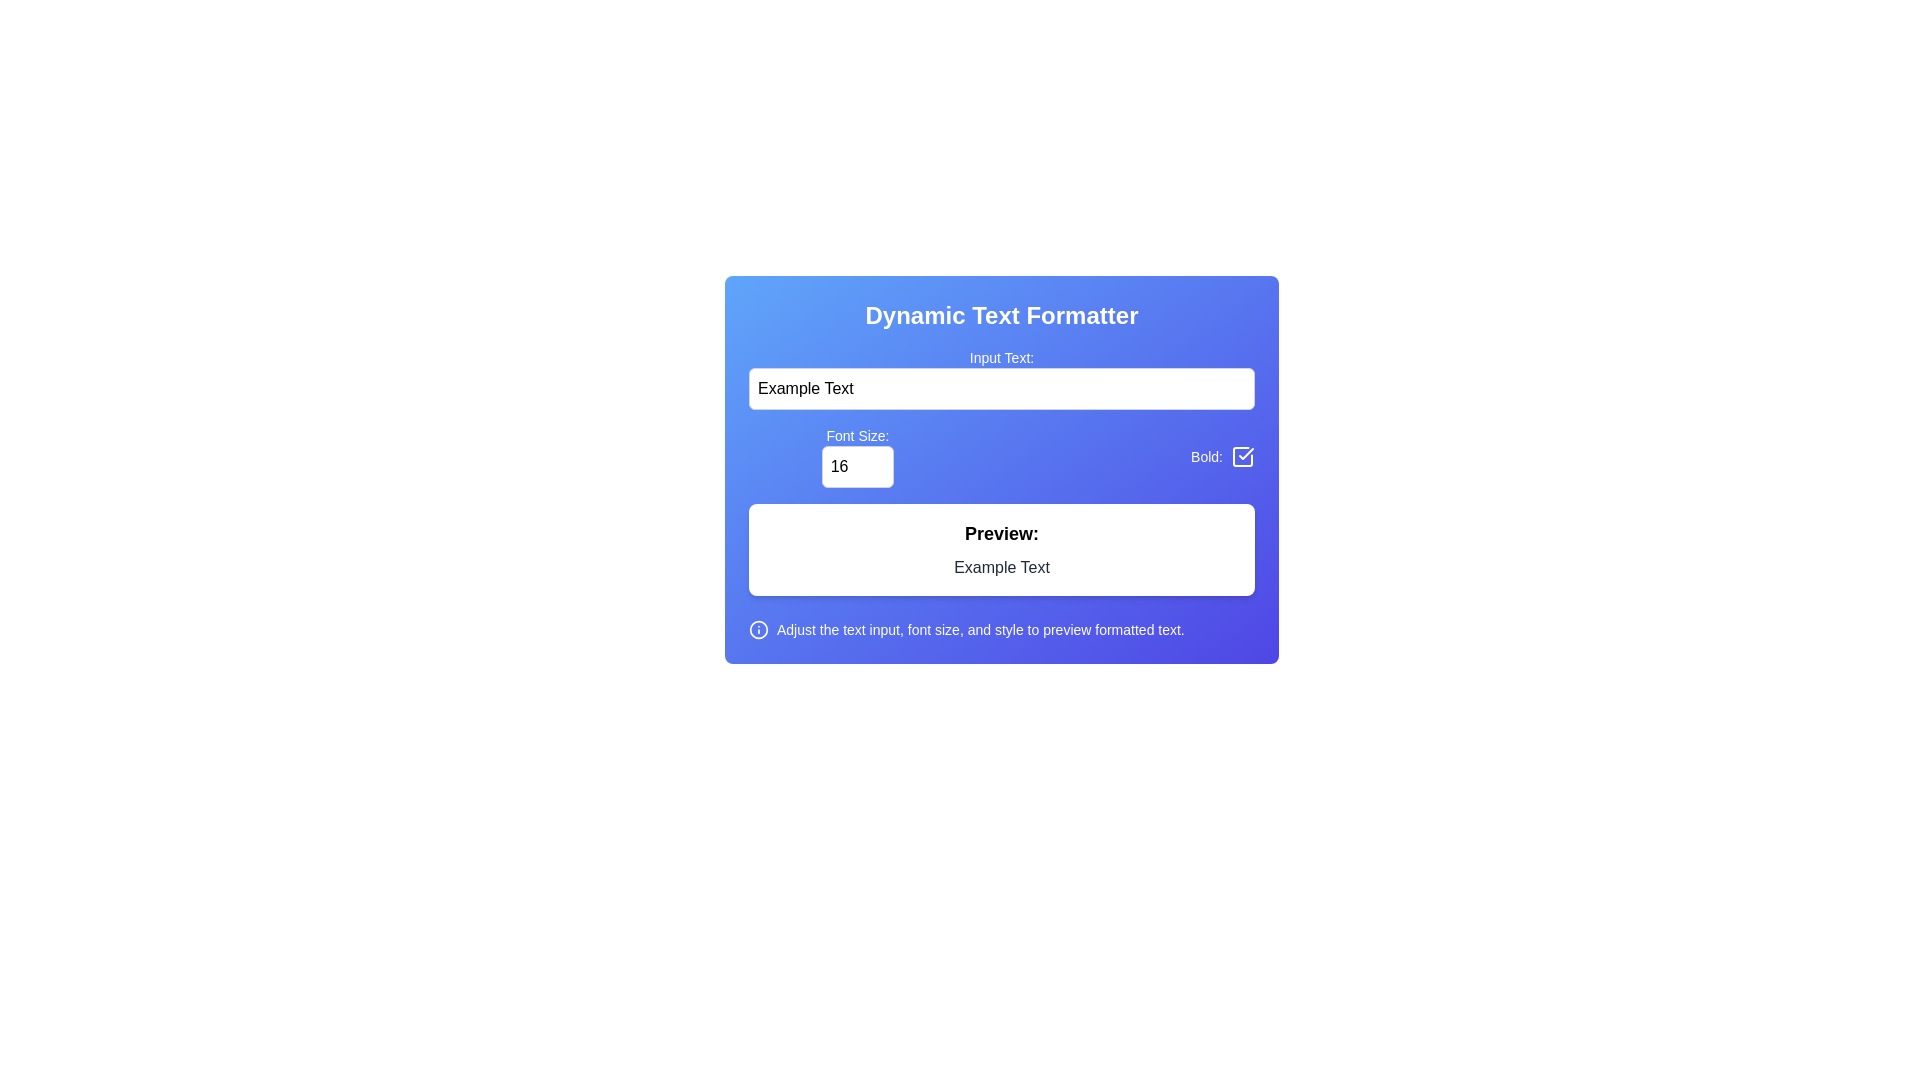 Image resolution: width=1920 pixels, height=1080 pixels. I want to click on the checkbox that is labeled 'Bold:', which is styled in small, medium-weight white font, so click(1222, 456).